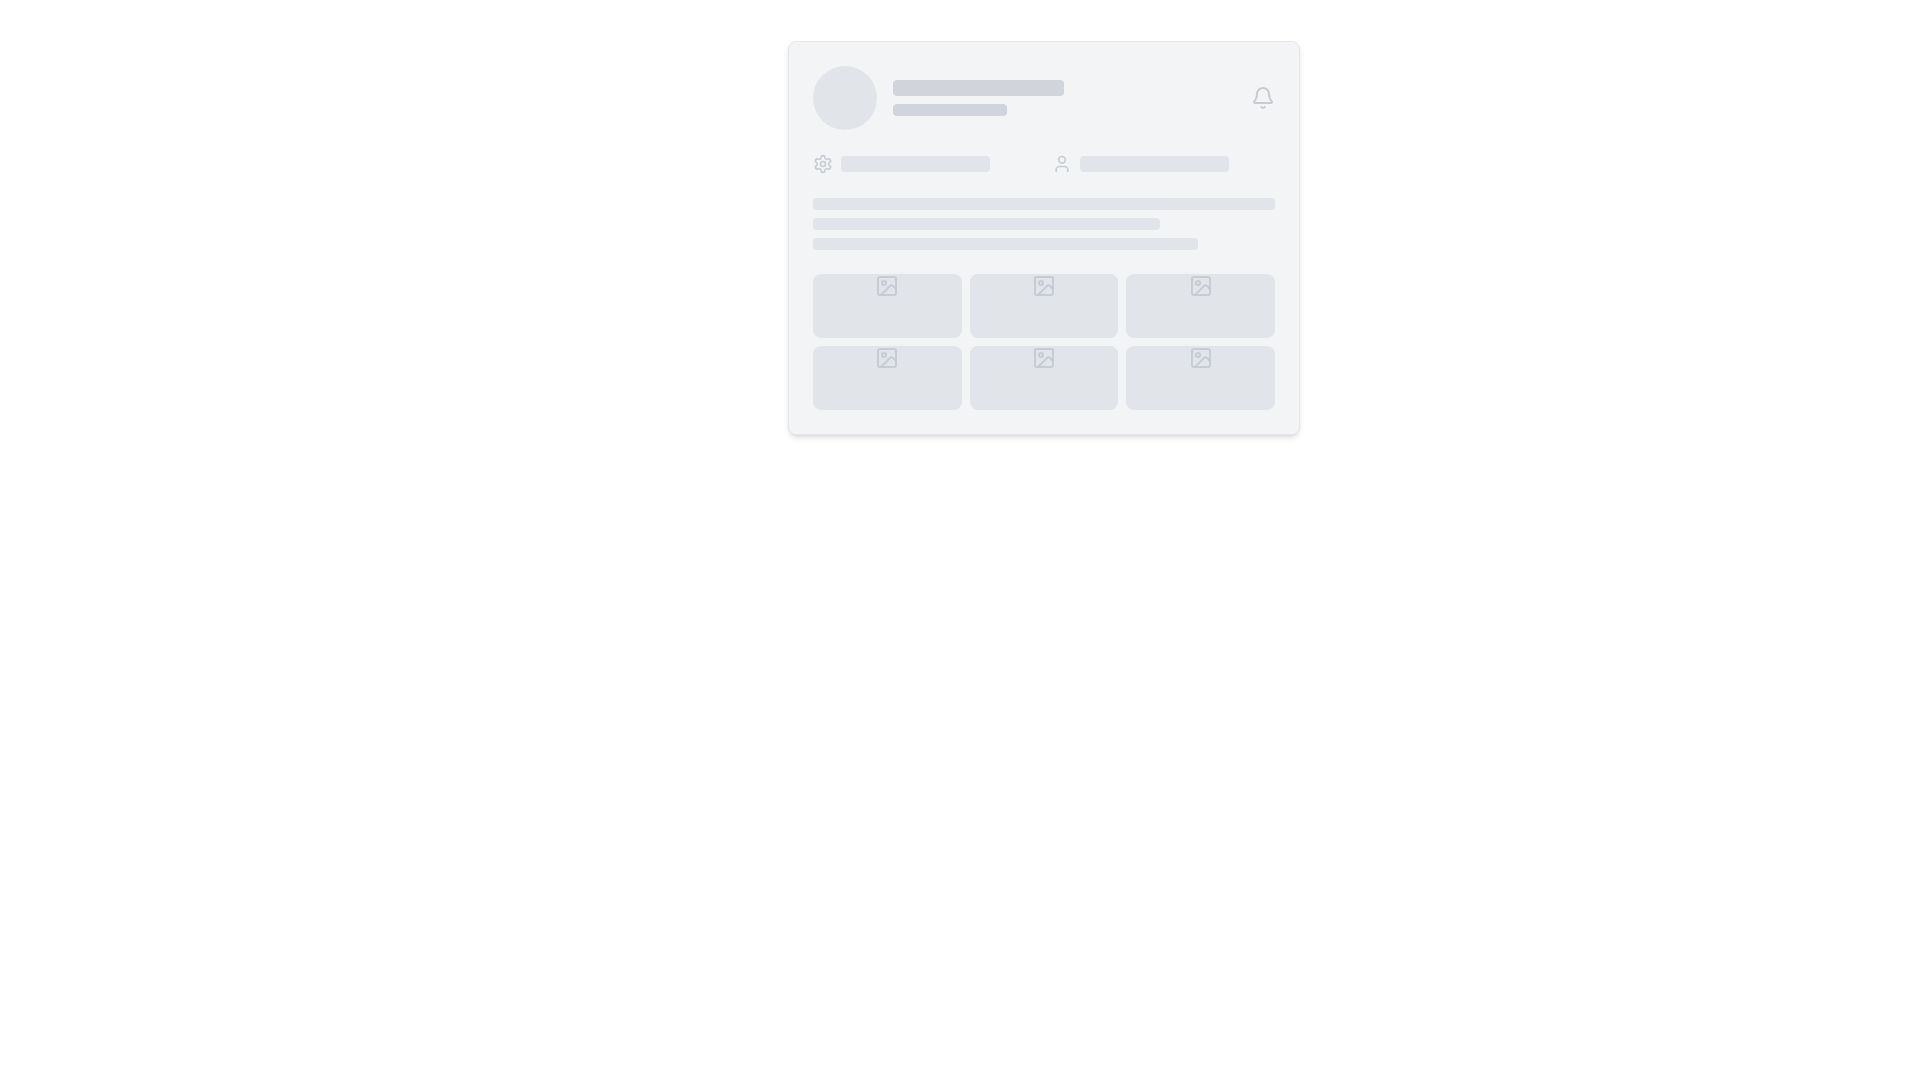  I want to click on the central placeholder image located in the middle row and middle column of a 2x3 grid structure, so click(1044, 290).